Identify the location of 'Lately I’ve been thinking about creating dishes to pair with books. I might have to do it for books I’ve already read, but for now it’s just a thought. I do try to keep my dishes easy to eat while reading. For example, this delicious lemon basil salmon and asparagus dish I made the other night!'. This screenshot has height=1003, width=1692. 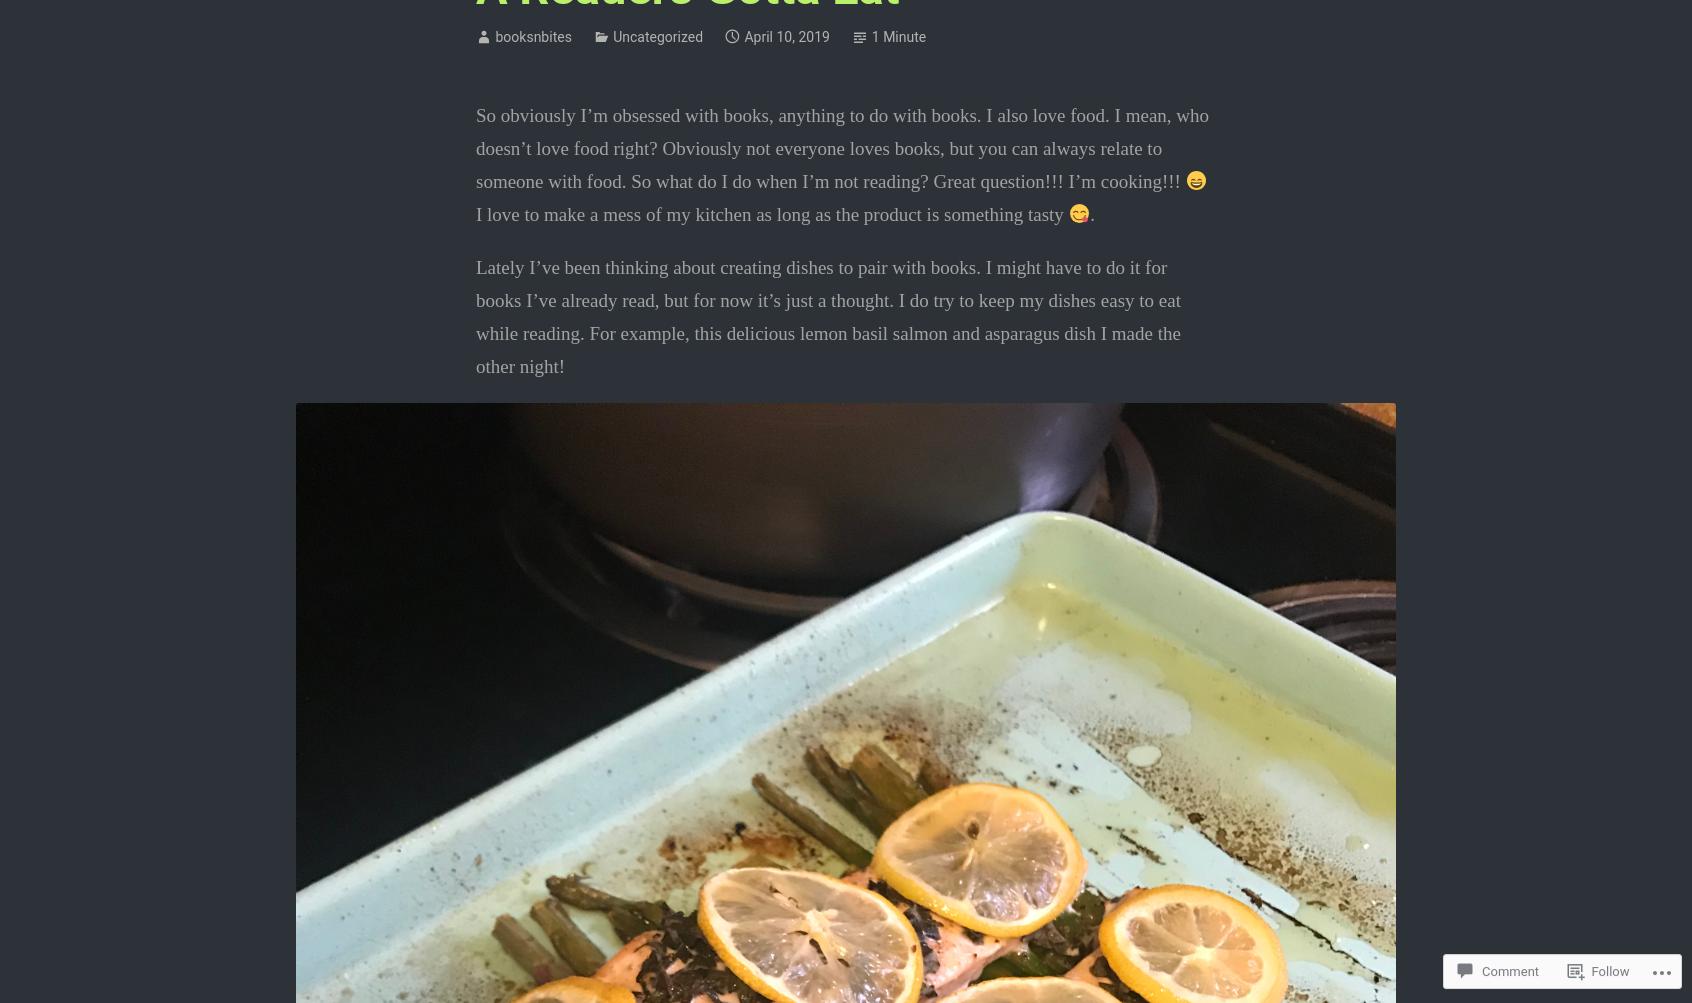
(828, 315).